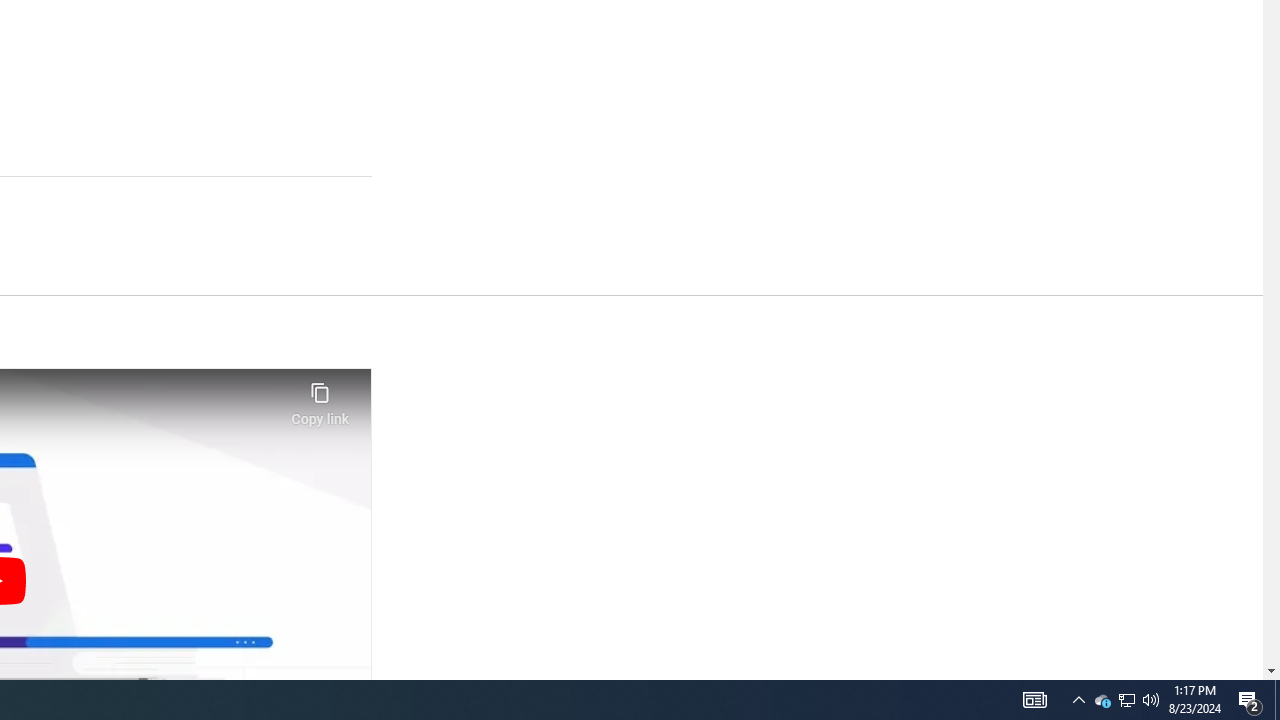 The width and height of the screenshot is (1280, 720). Describe the element at coordinates (320, 398) in the screenshot. I see `'Copy link'` at that location.